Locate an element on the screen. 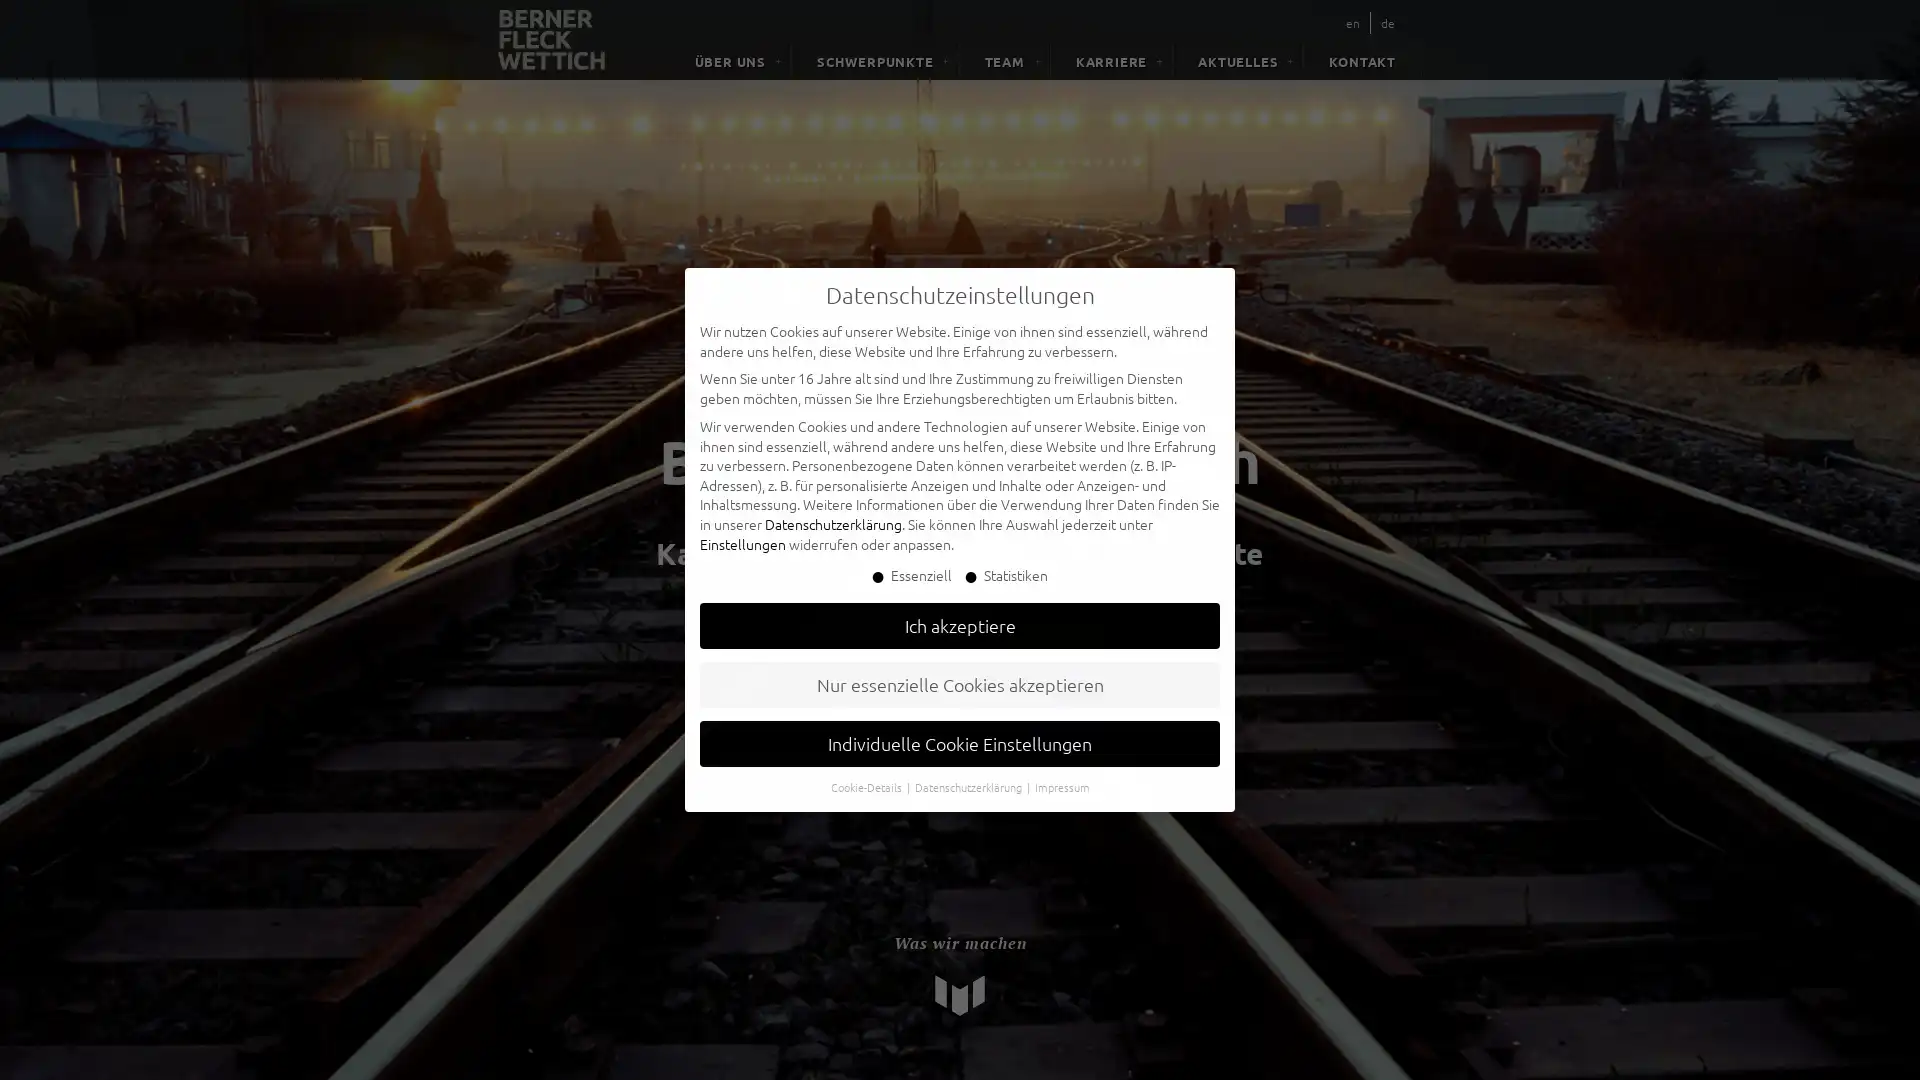 This screenshot has height=1080, width=1920. Individuelle Cookie Einstellungen is located at coordinates (960, 744).